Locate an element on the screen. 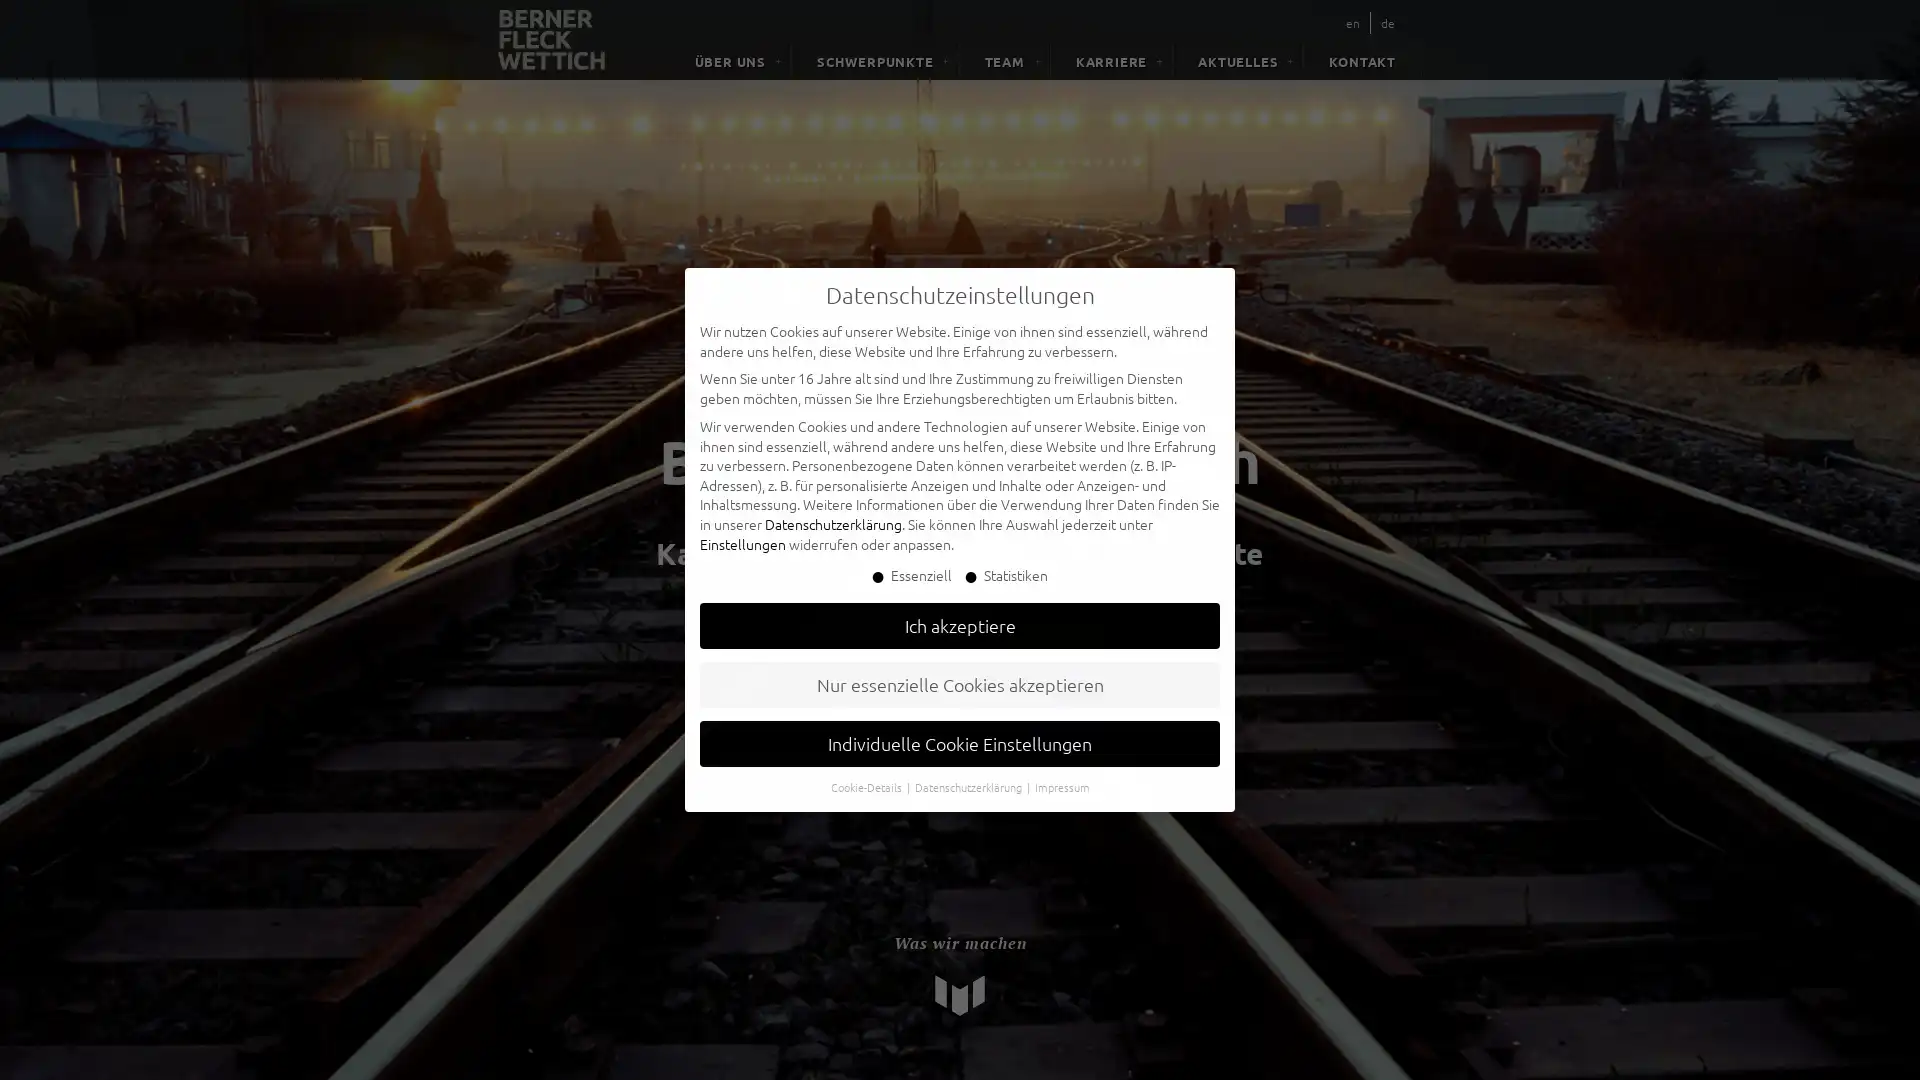 This screenshot has height=1080, width=1920. Individuelle Cookie Einstellungen is located at coordinates (960, 744).